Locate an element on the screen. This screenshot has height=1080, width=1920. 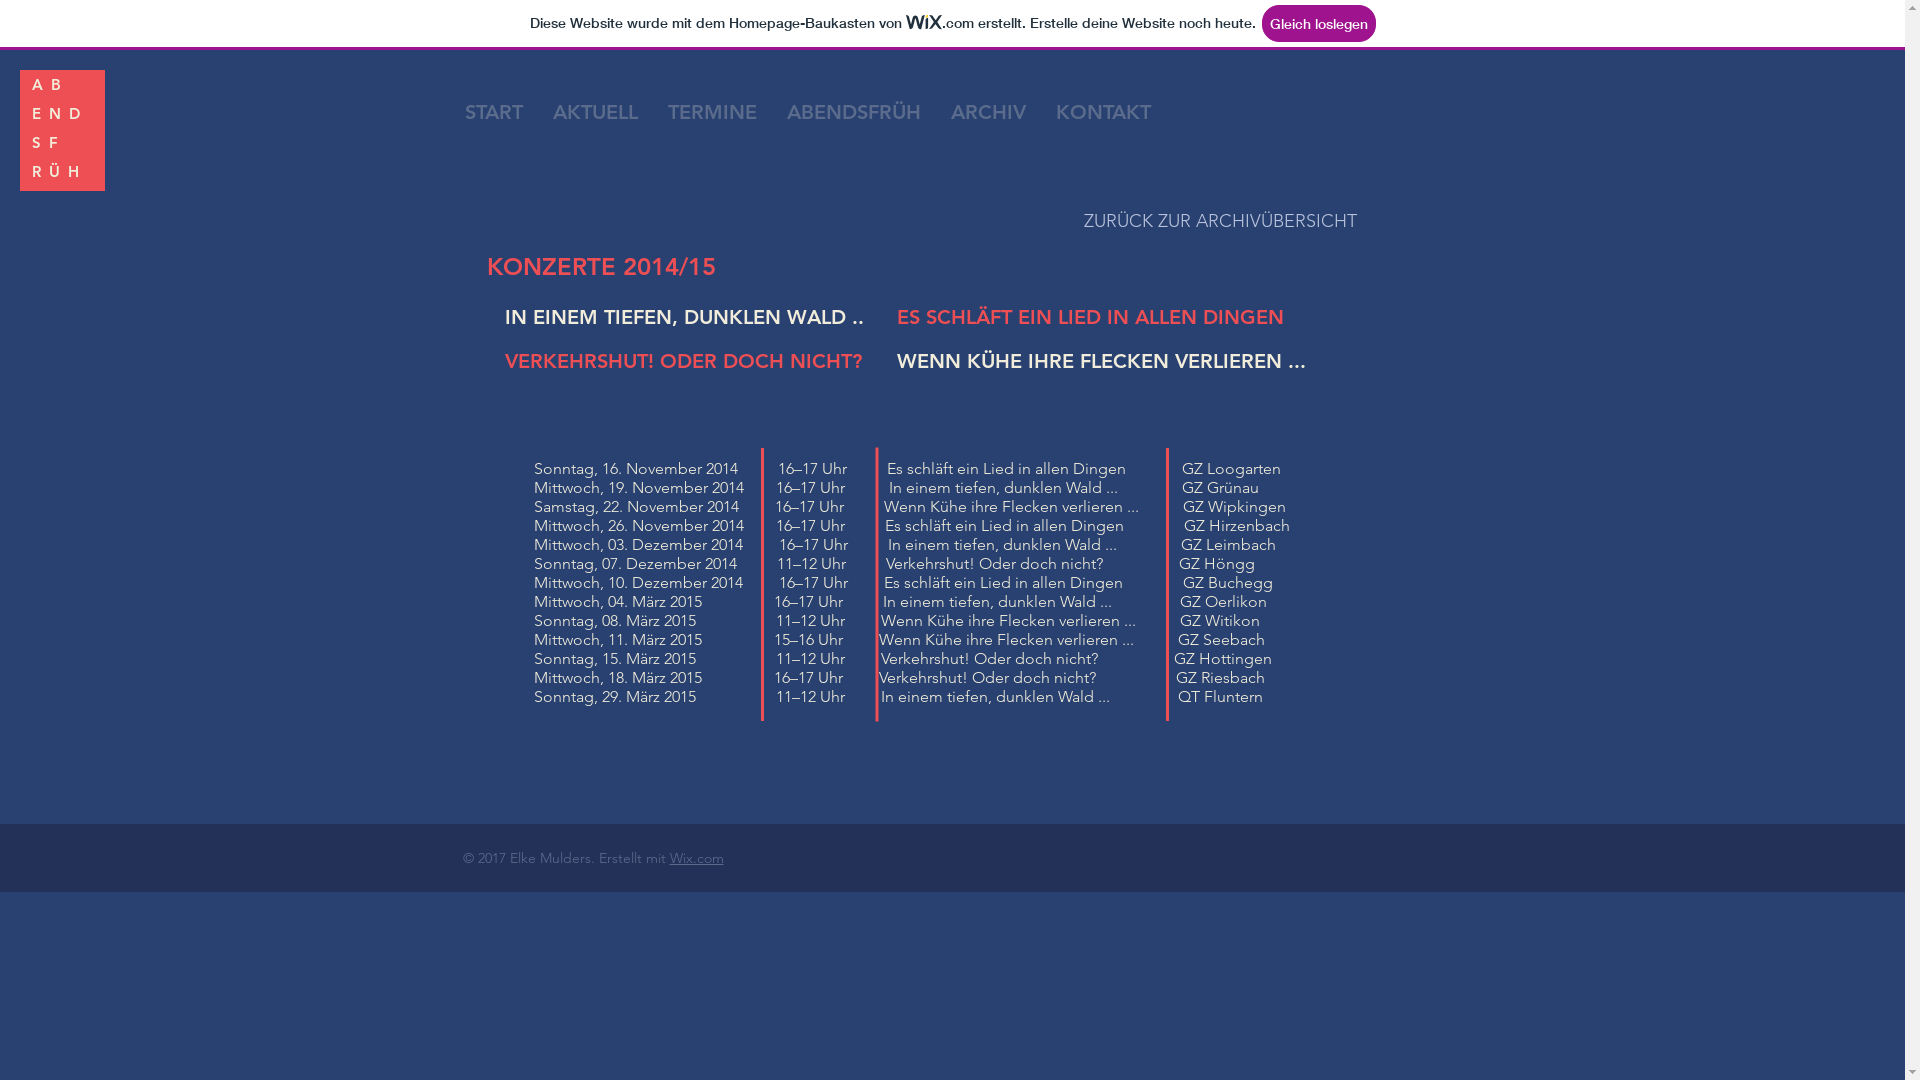
'GZ Riesbach' is located at coordinates (1176, 676).